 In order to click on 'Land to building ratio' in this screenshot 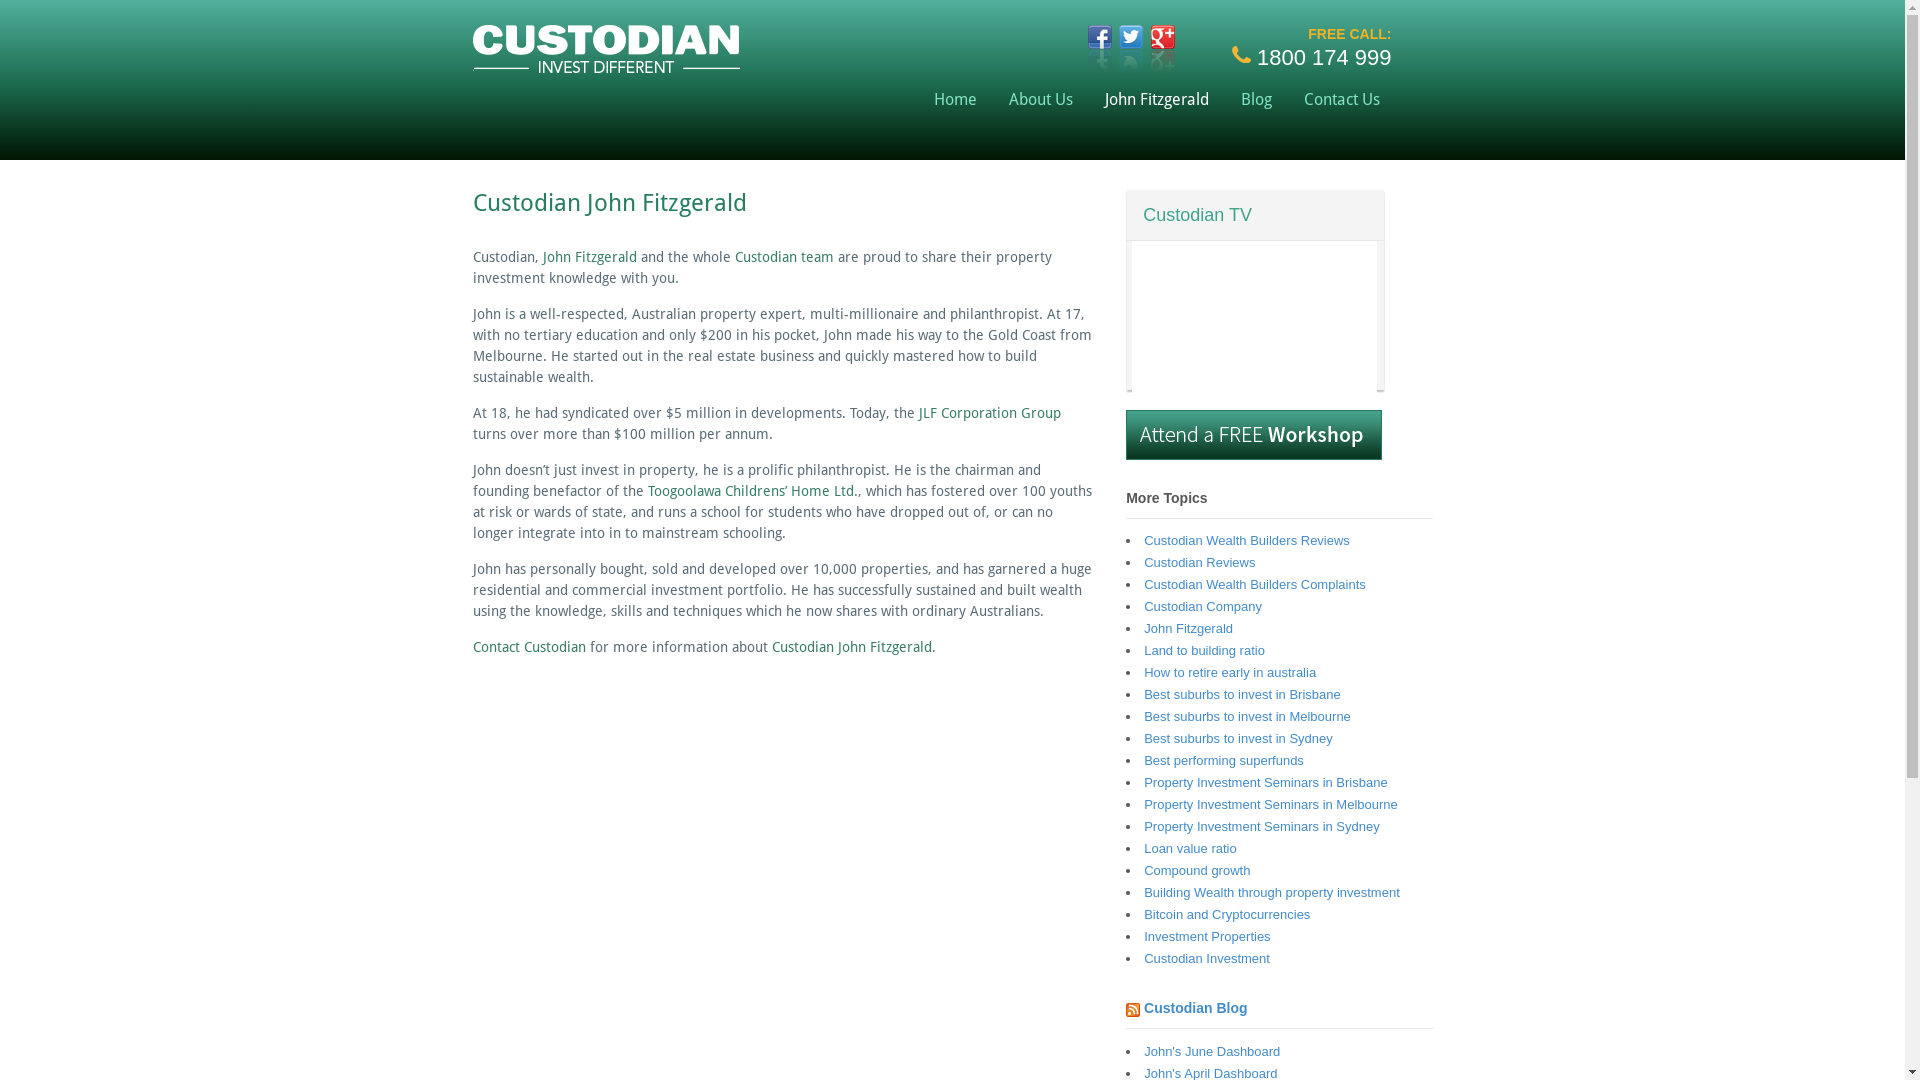, I will do `click(1203, 650)`.